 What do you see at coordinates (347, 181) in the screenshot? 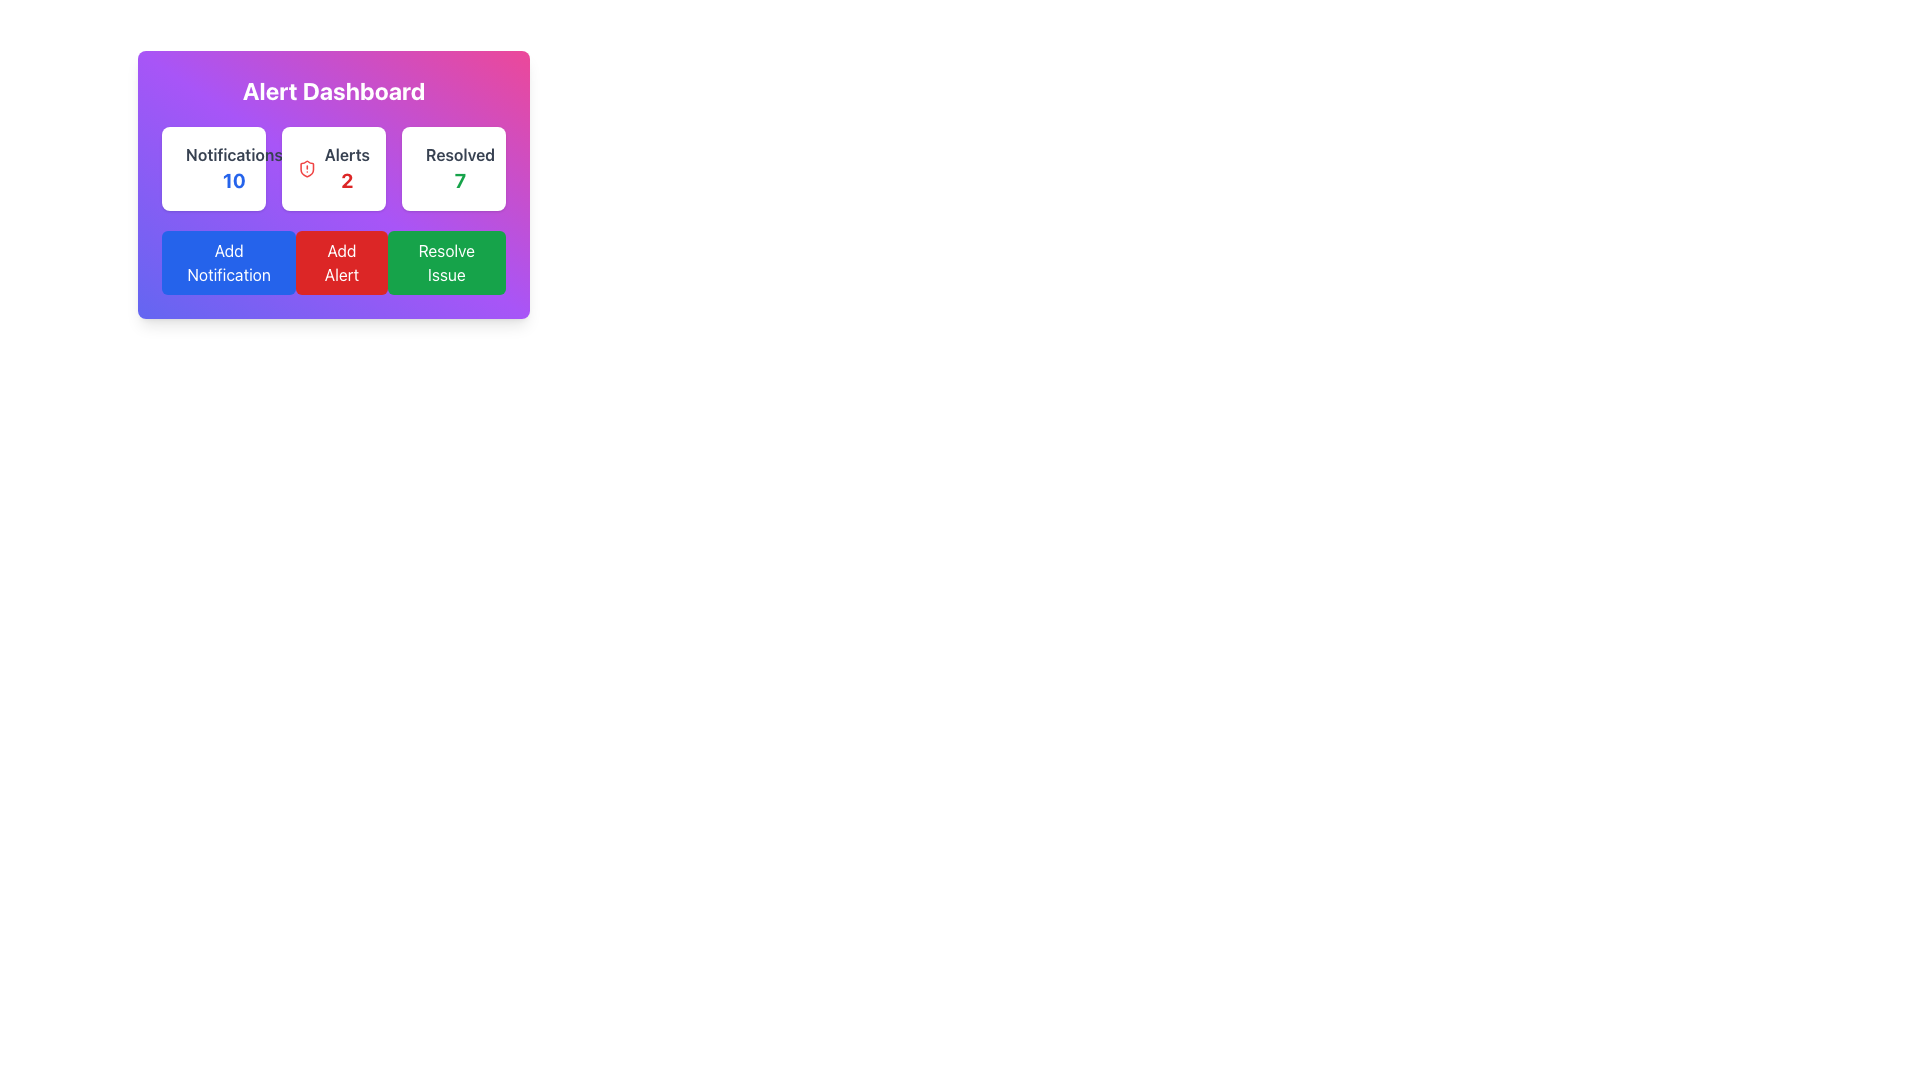
I see `the bold red number '2' label, which is positioned centrally within the middle box labeled 'Alerts'` at bounding box center [347, 181].